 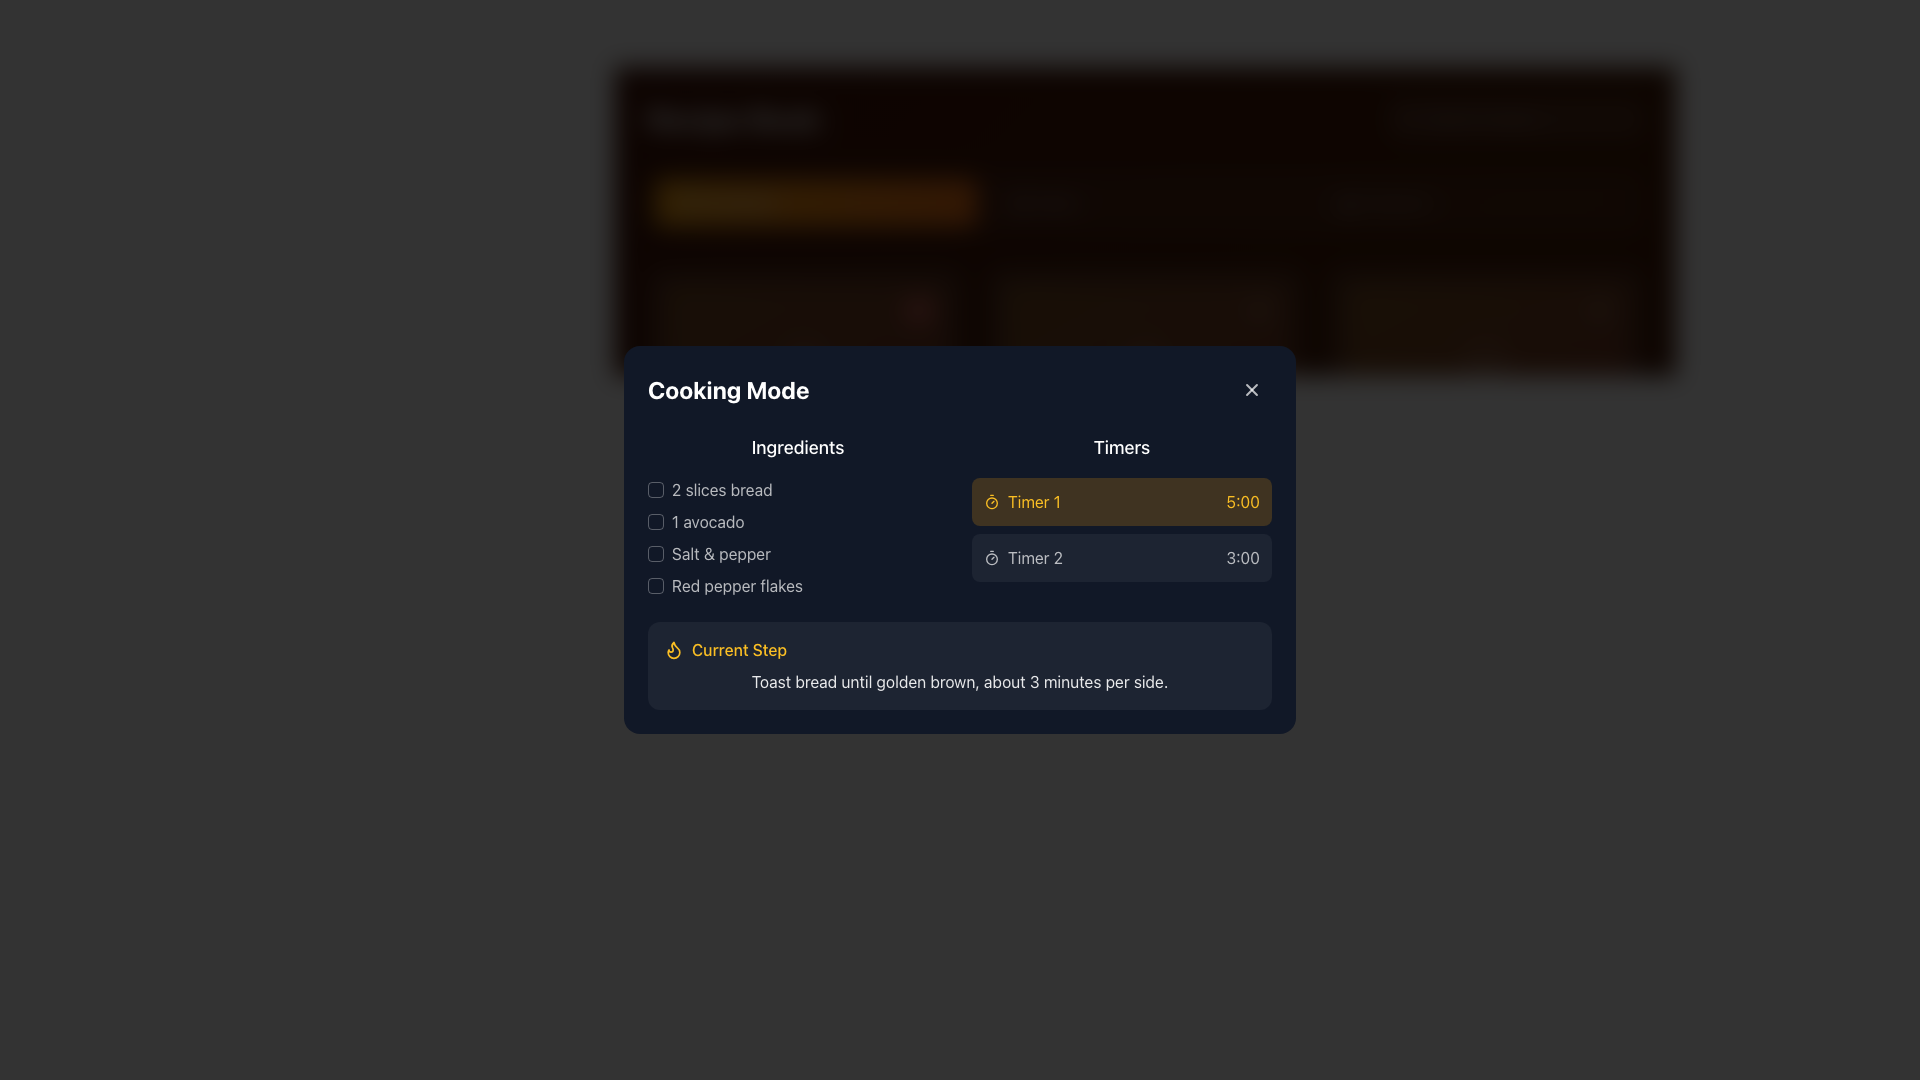 What do you see at coordinates (671, 504) in the screenshot?
I see `the SVG Circle element within the clock icon next to the 'Timer 1' label under the 'Timers' section of the dialog` at bounding box center [671, 504].